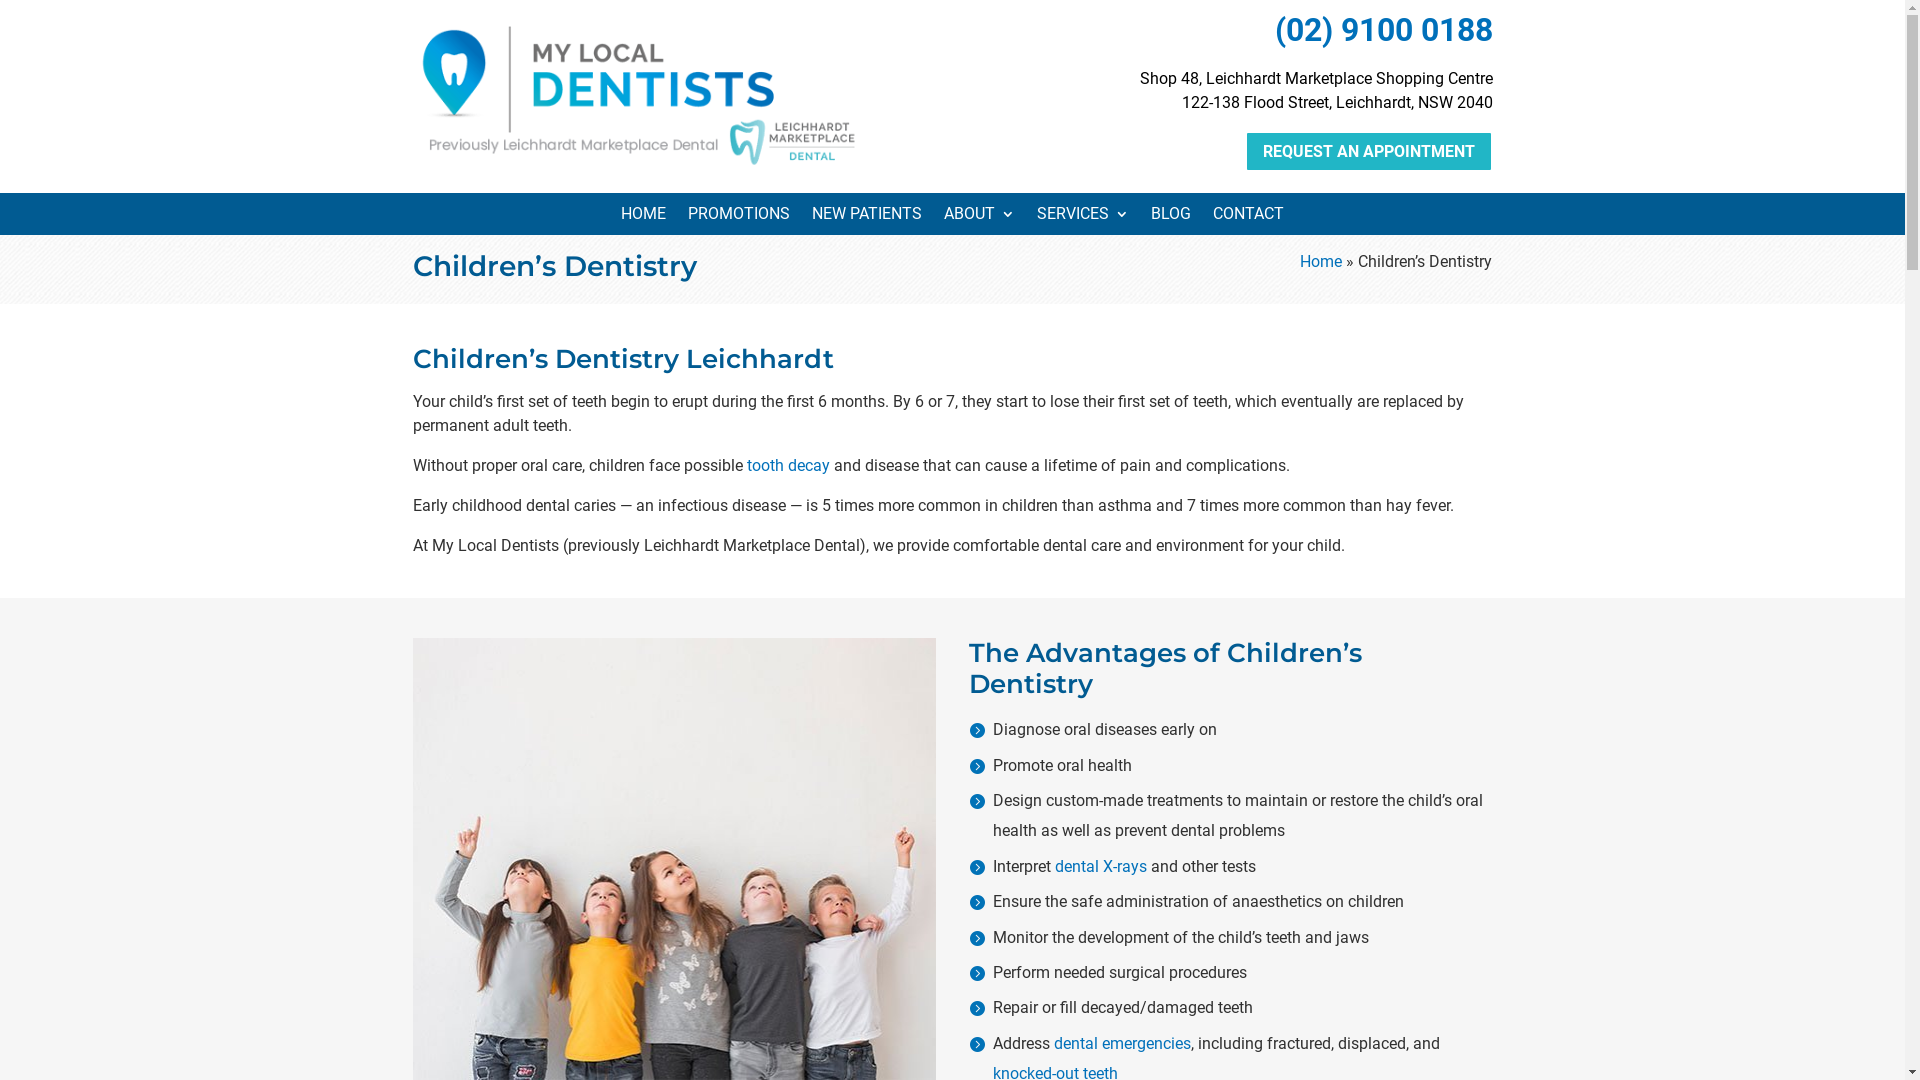 This screenshot has height=1080, width=1920. What do you see at coordinates (643, 218) in the screenshot?
I see `'HOME'` at bounding box center [643, 218].